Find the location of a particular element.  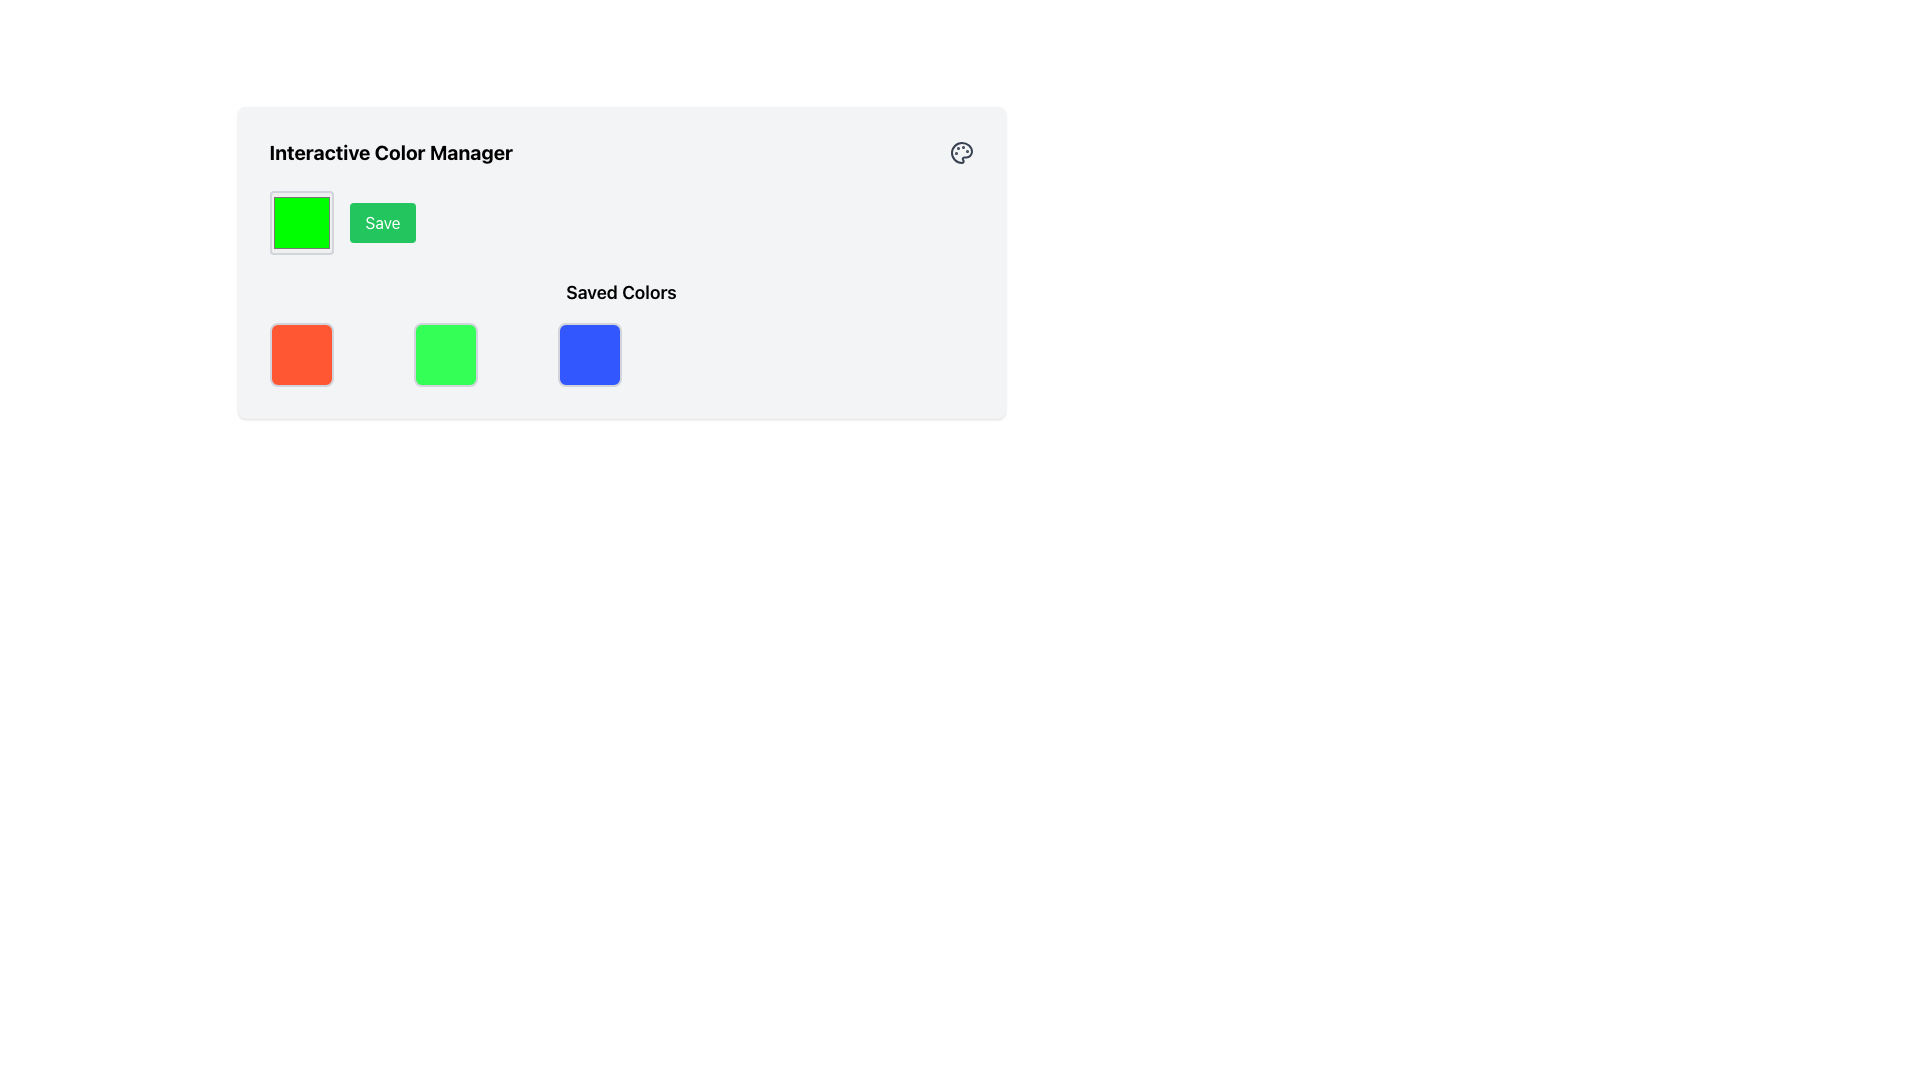

the second square with rounded corners and a green background in the 'Saved Colors' section is located at coordinates (476, 353).